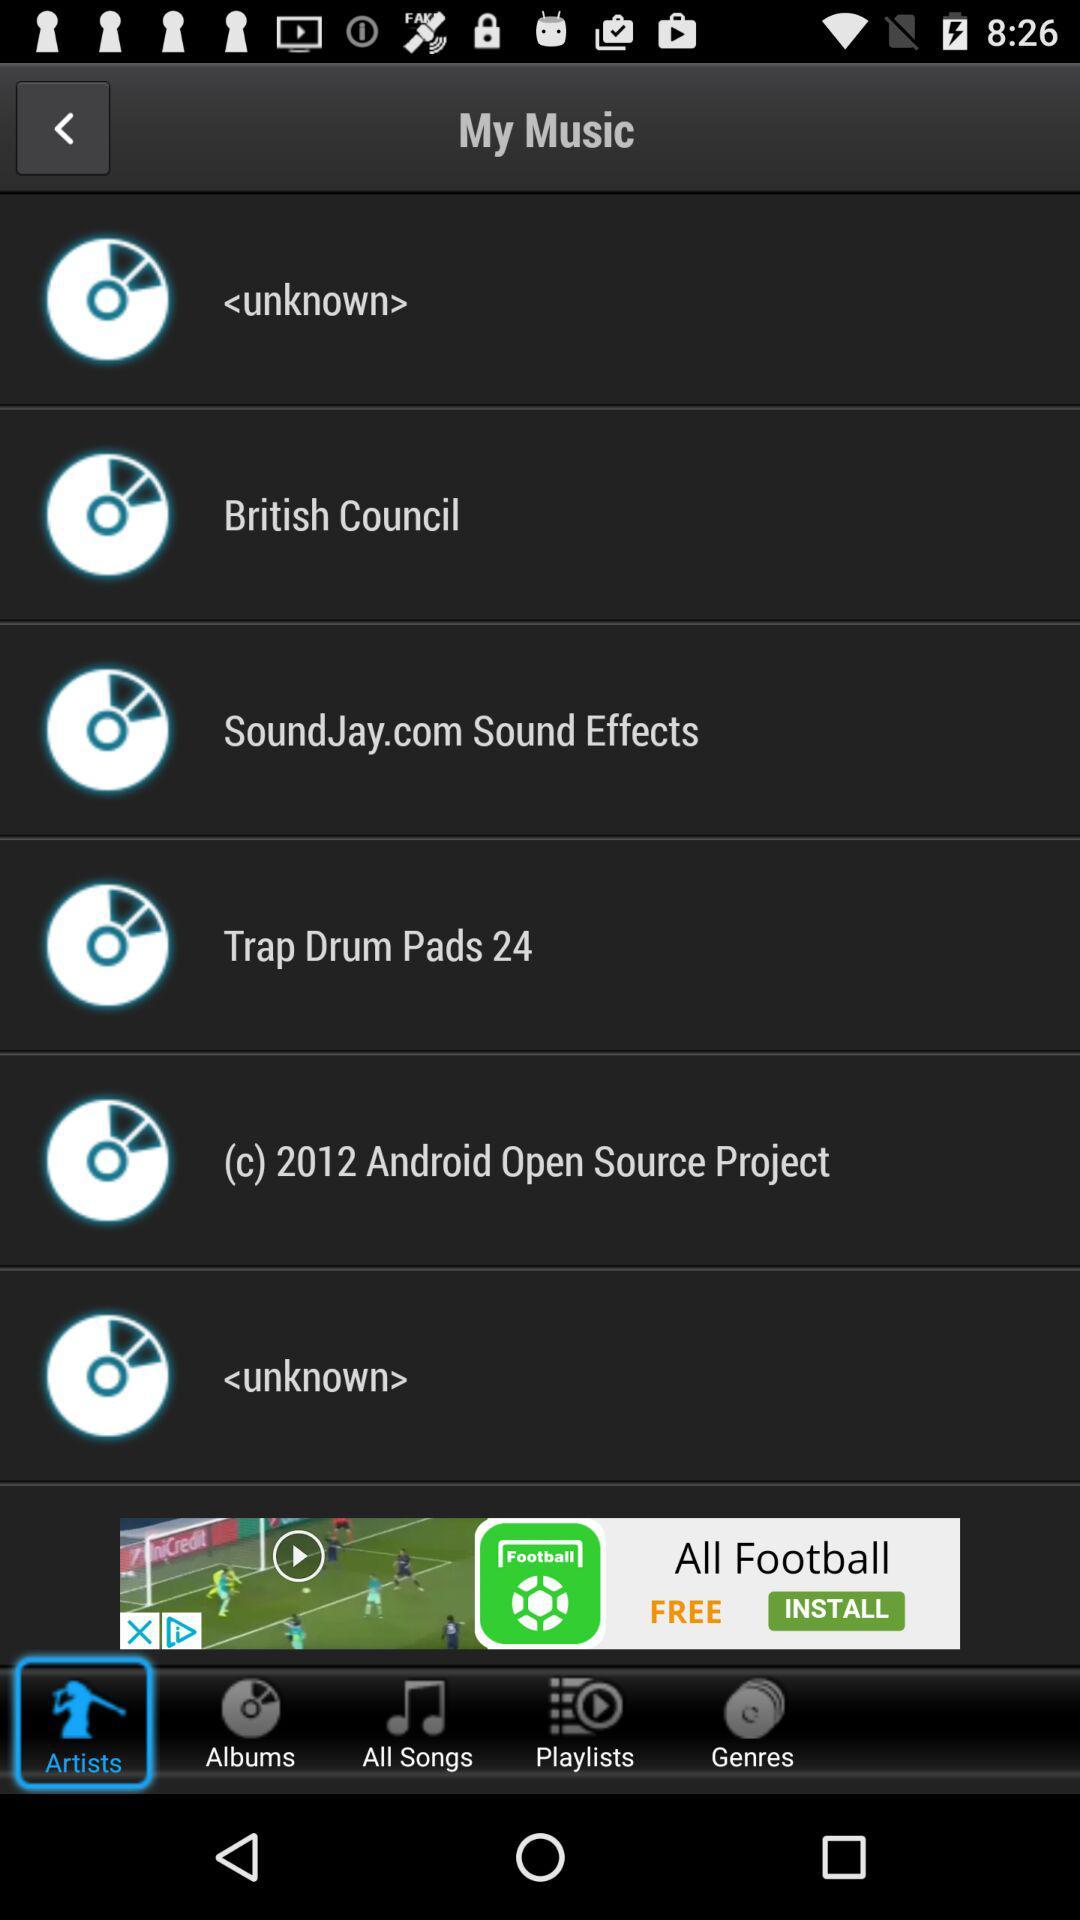 The width and height of the screenshot is (1080, 1920). I want to click on the arrow_backward icon, so click(61, 136).